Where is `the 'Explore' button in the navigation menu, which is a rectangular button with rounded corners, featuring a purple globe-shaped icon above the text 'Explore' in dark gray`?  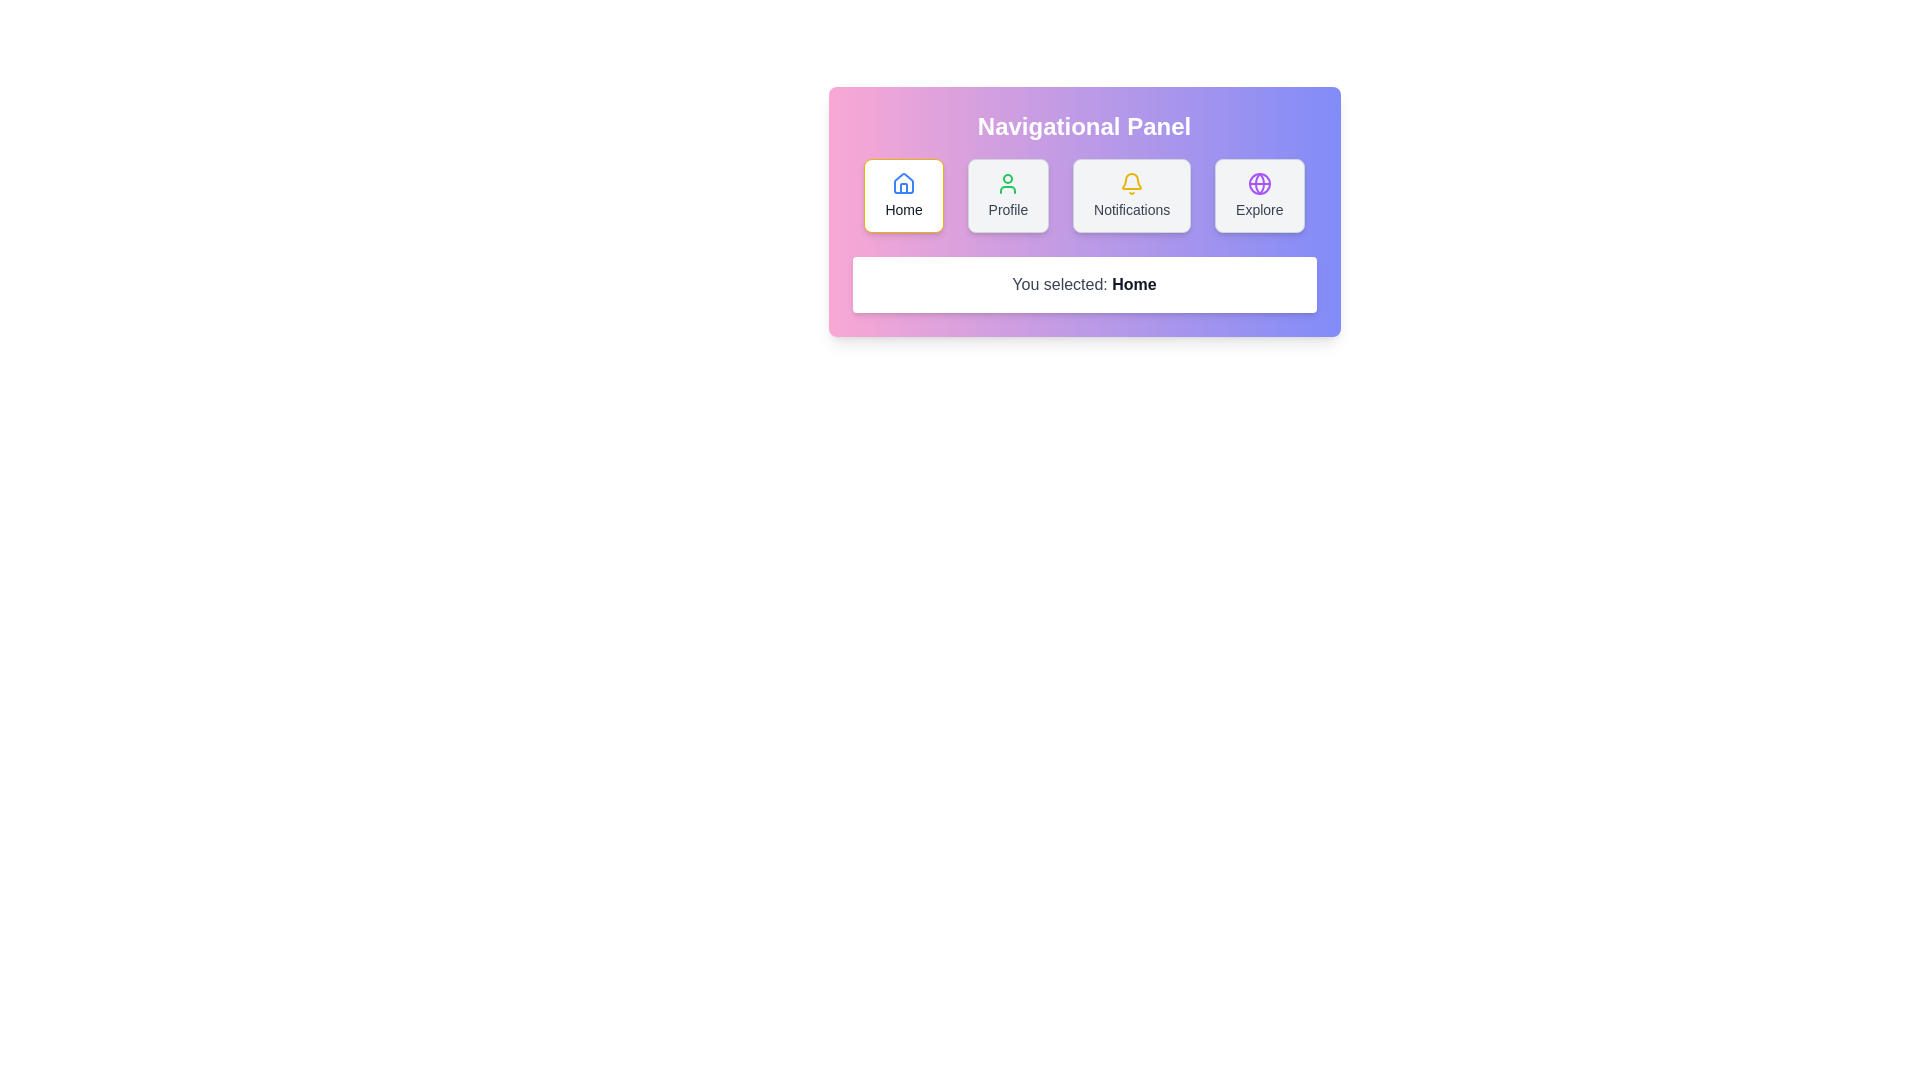
the 'Explore' button in the navigation menu, which is a rectangular button with rounded corners, featuring a purple globe-shaped icon above the text 'Explore' in dark gray is located at coordinates (1258, 196).